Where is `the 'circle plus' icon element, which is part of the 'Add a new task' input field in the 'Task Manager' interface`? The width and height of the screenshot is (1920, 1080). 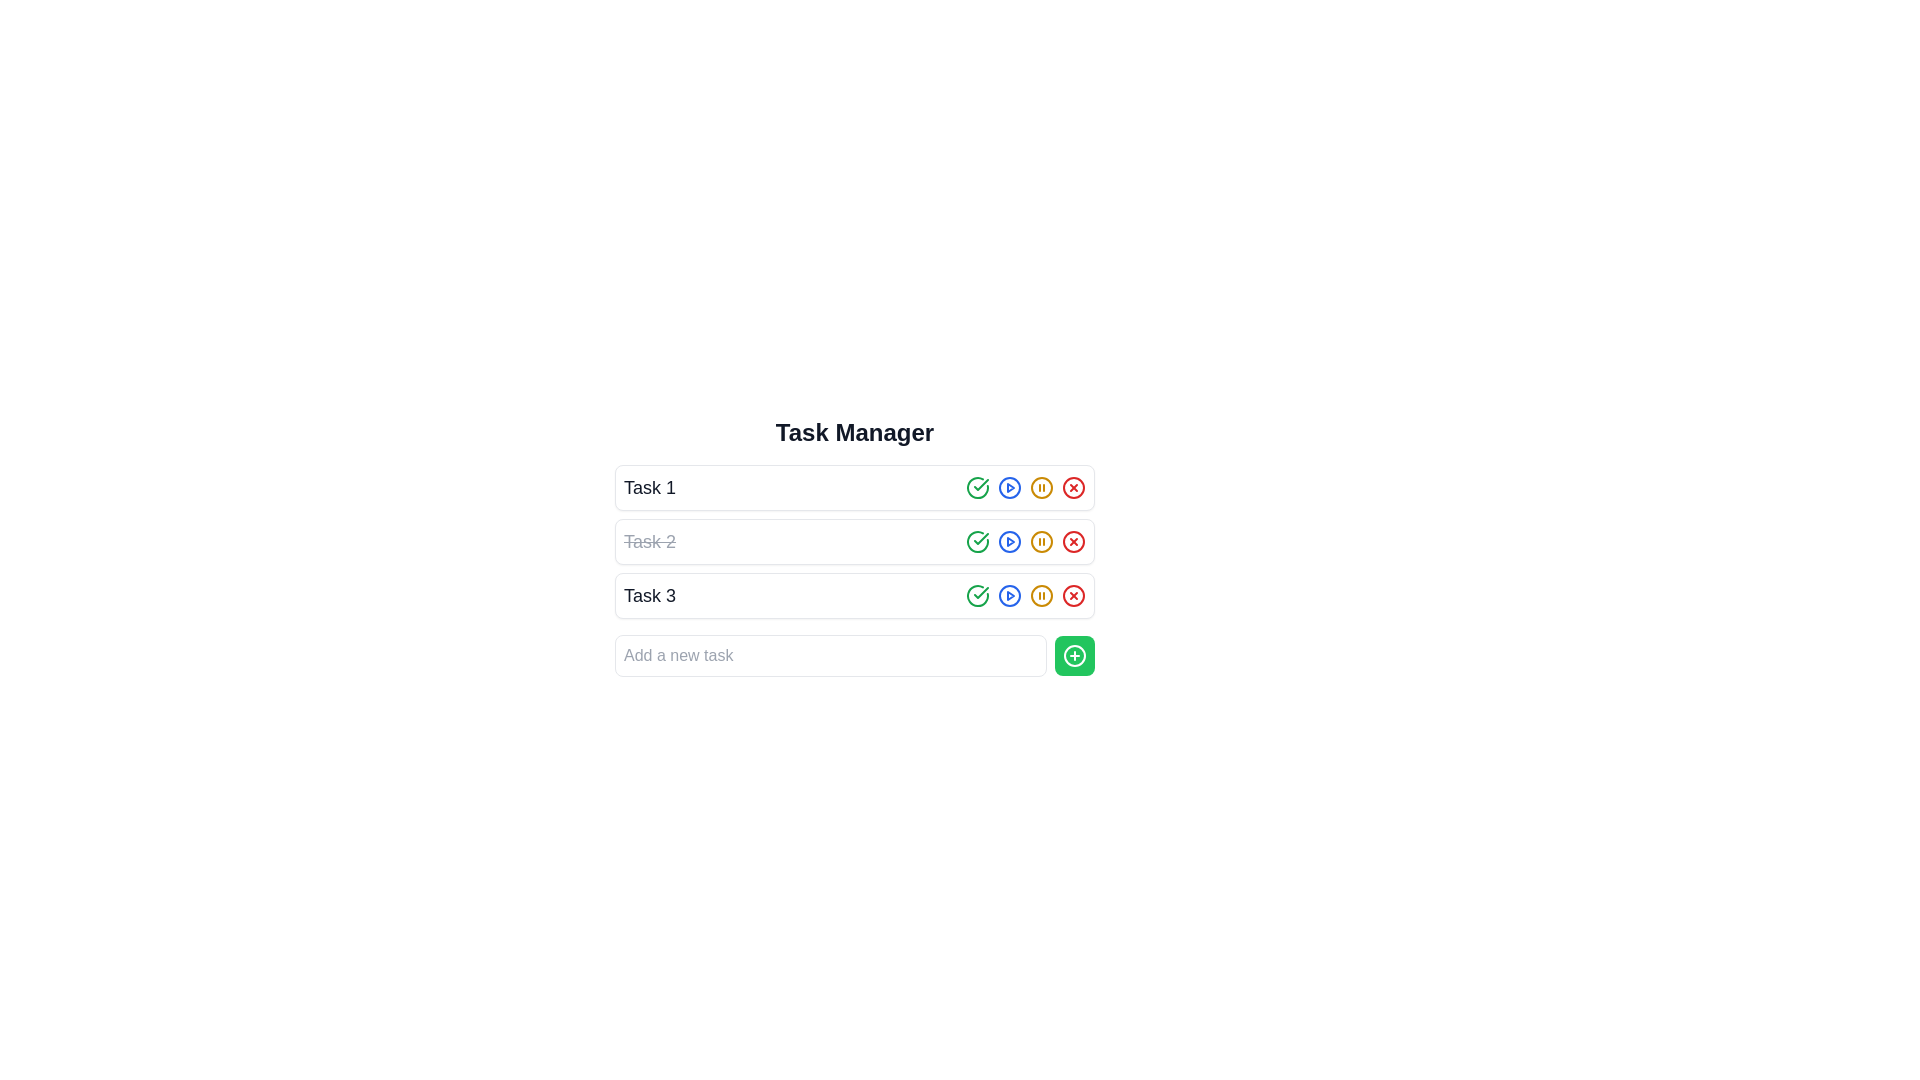 the 'circle plus' icon element, which is part of the 'Add a new task' input field in the 'Task Manager' interface is located at coordinates (1074, 655).